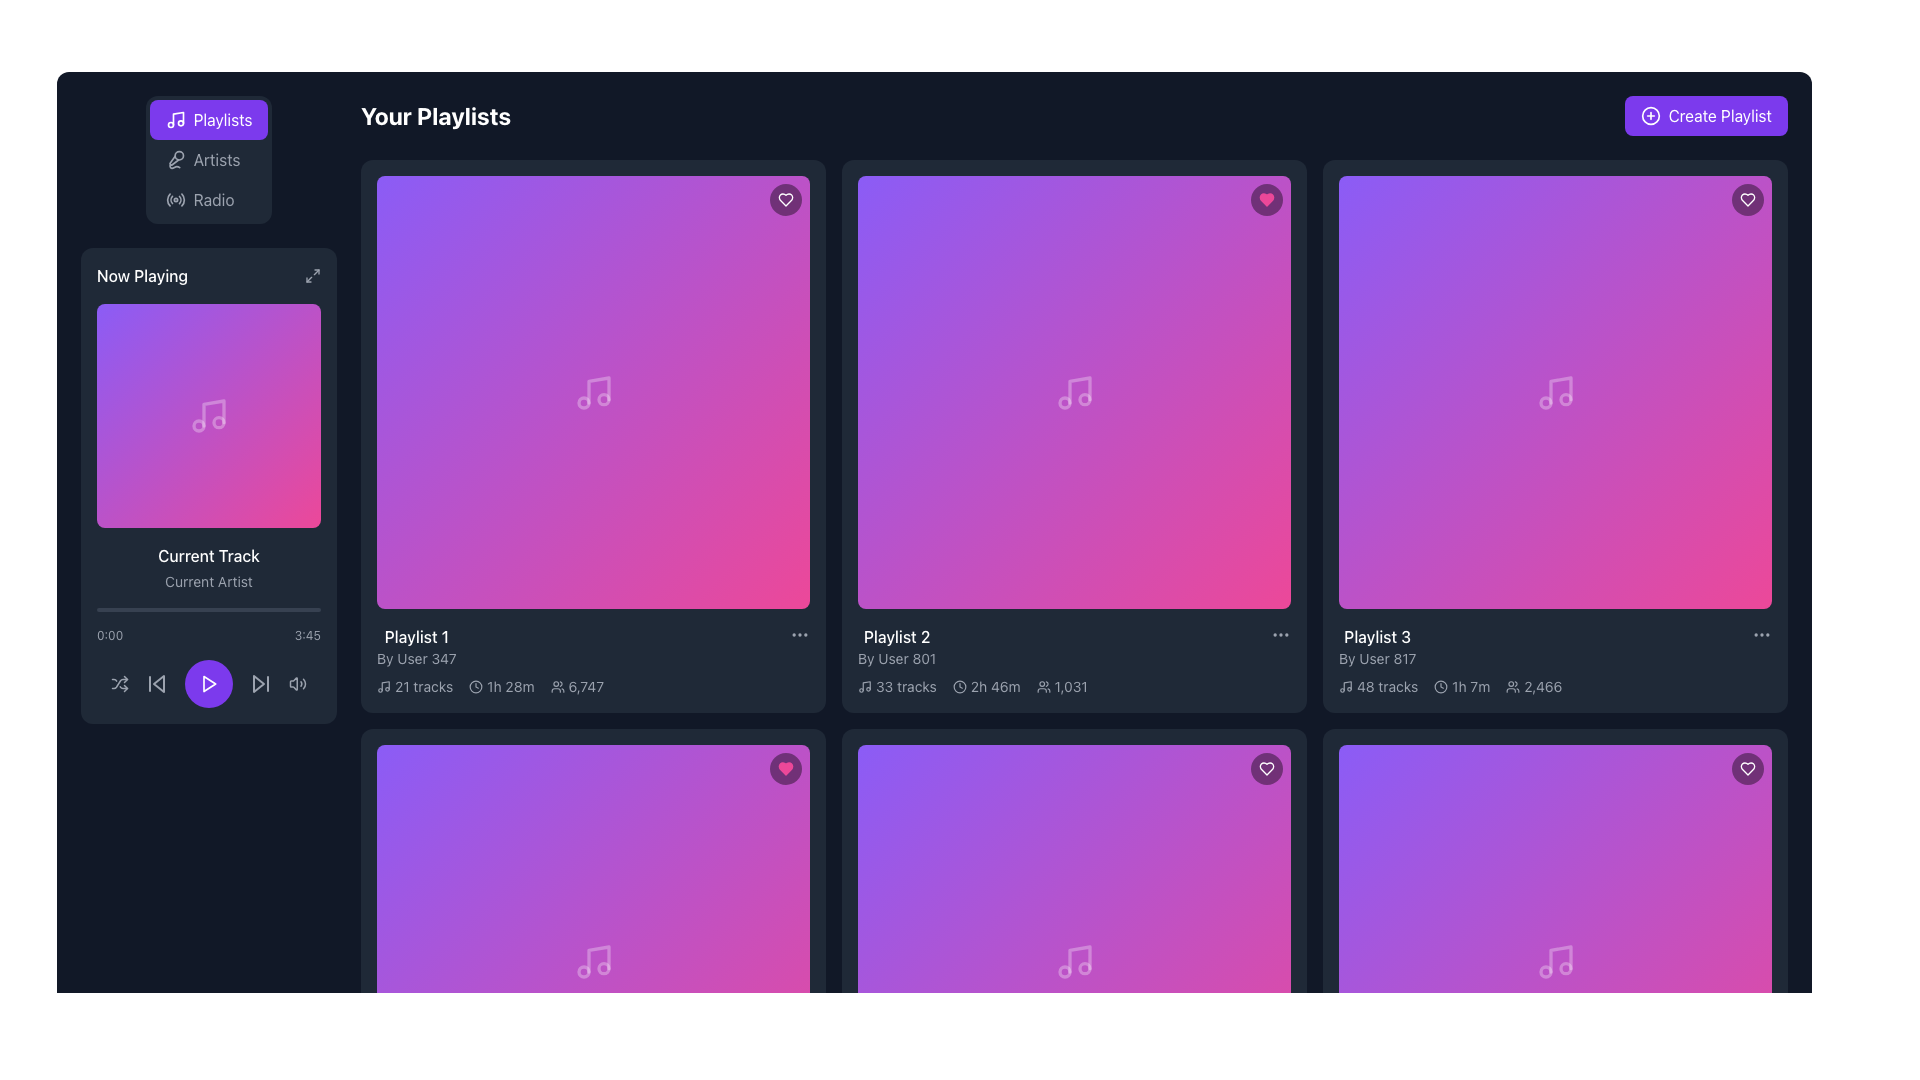 The width and height of the screenshot is (1920, 1080). I want to click on the music icon located in the center of the top-left card of the playlist grid, which is labeled 'Playlist 1', so click(592, 392).